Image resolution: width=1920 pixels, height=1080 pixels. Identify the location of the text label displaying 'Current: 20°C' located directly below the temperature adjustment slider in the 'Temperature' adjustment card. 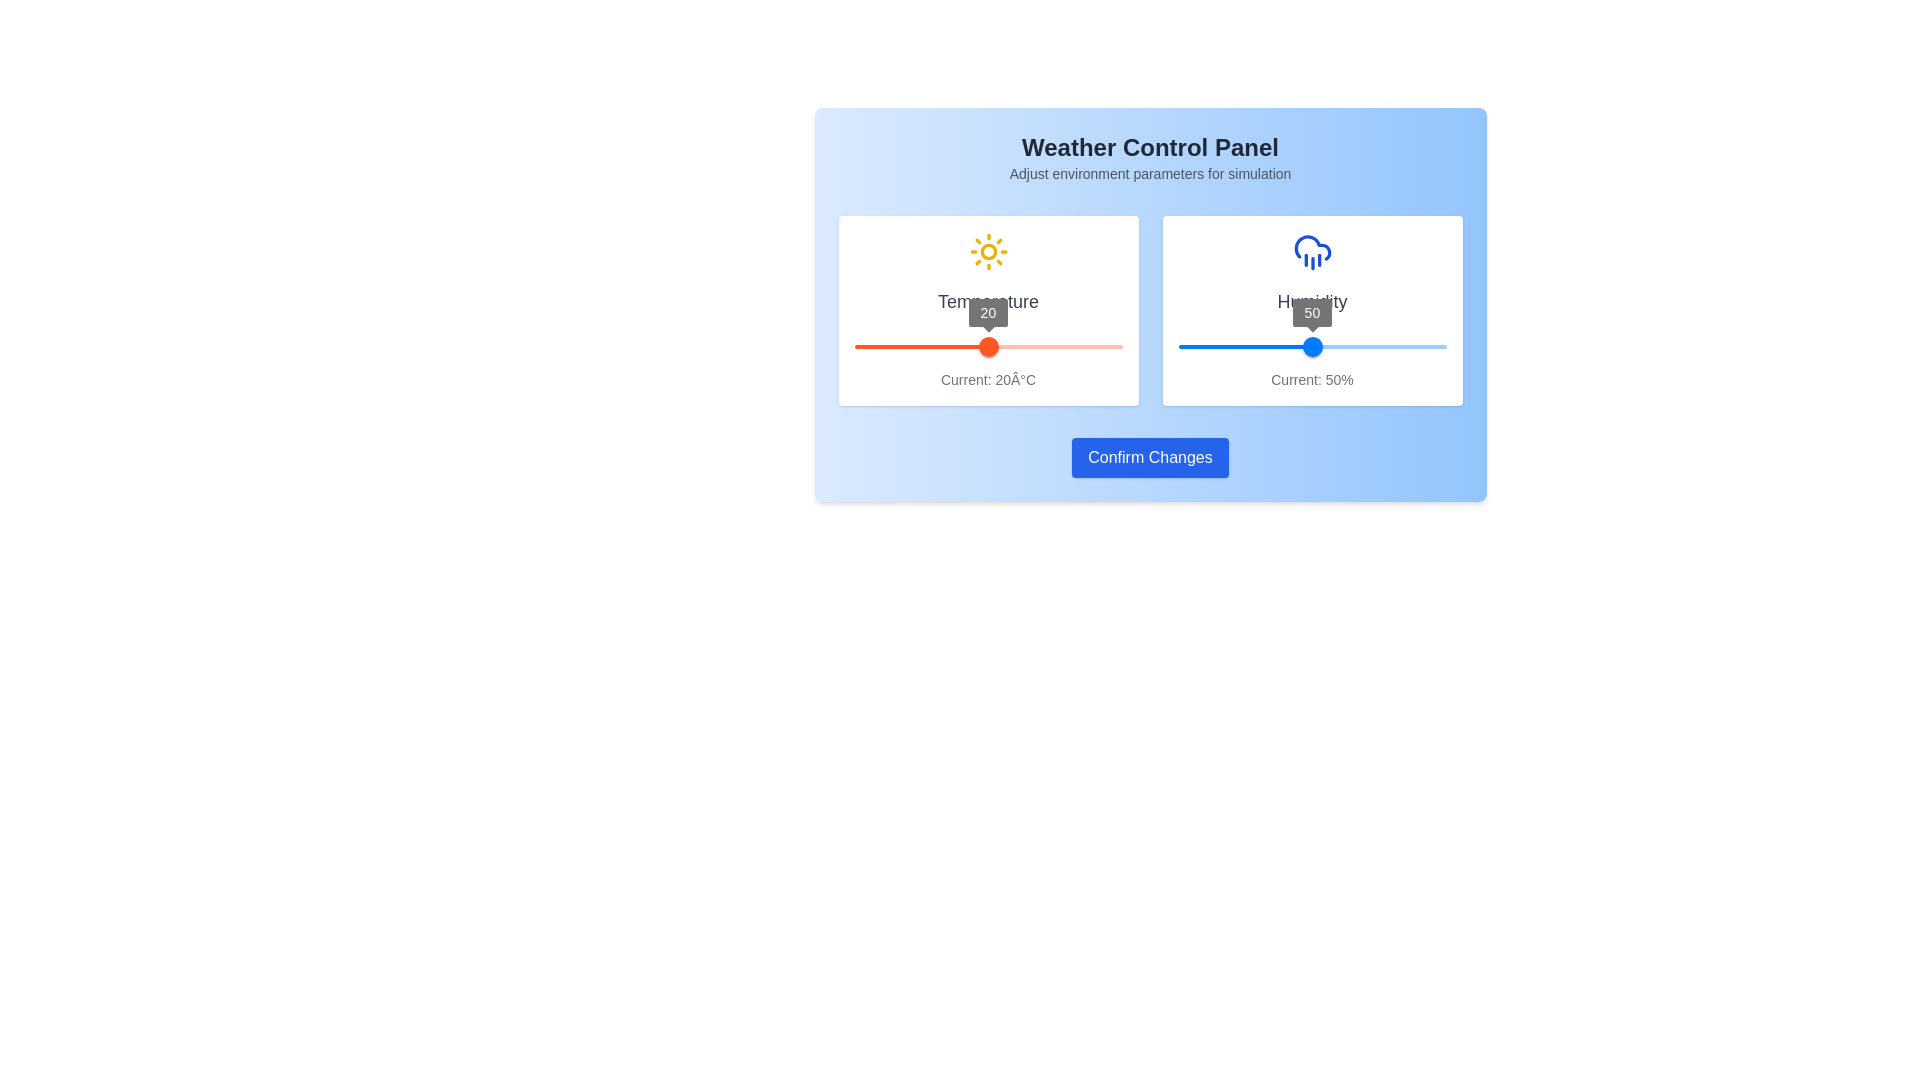
(988, 380).